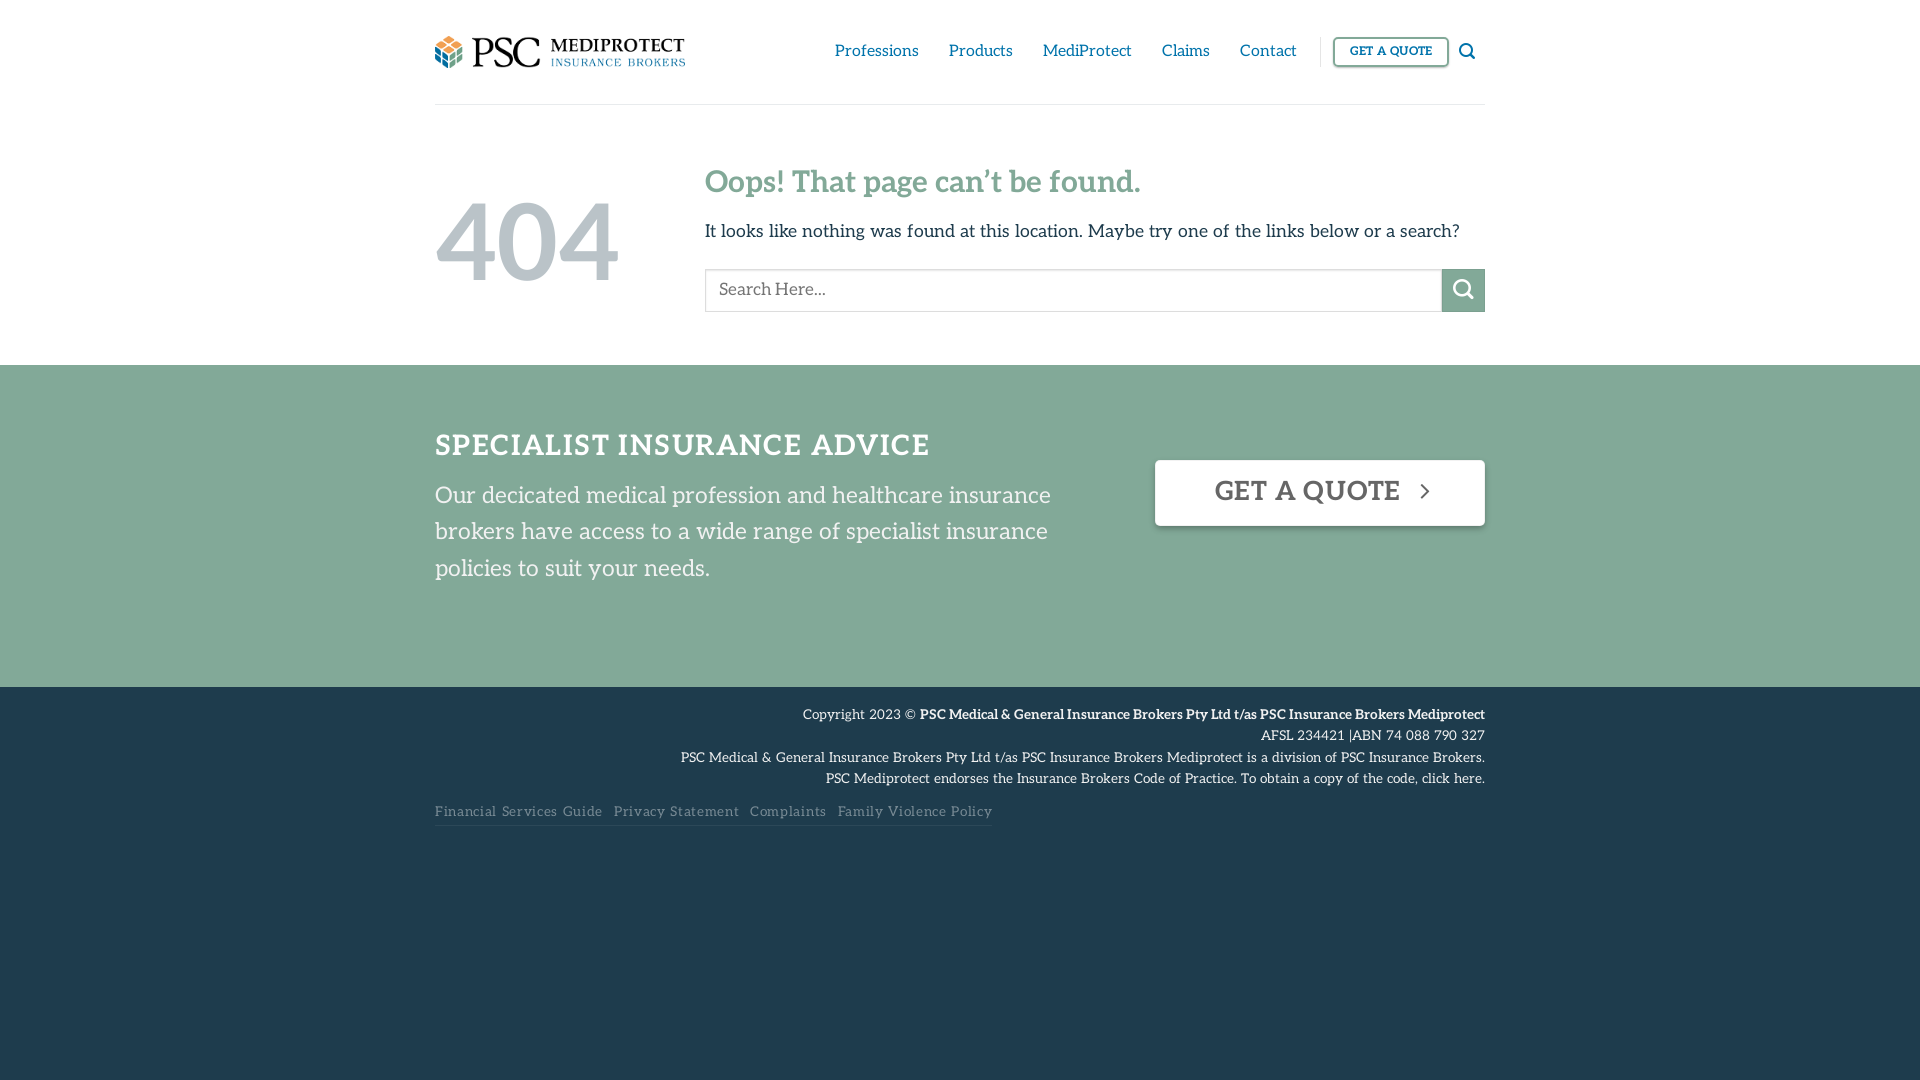  I want to click on 'Claims', so click(1161, 50).